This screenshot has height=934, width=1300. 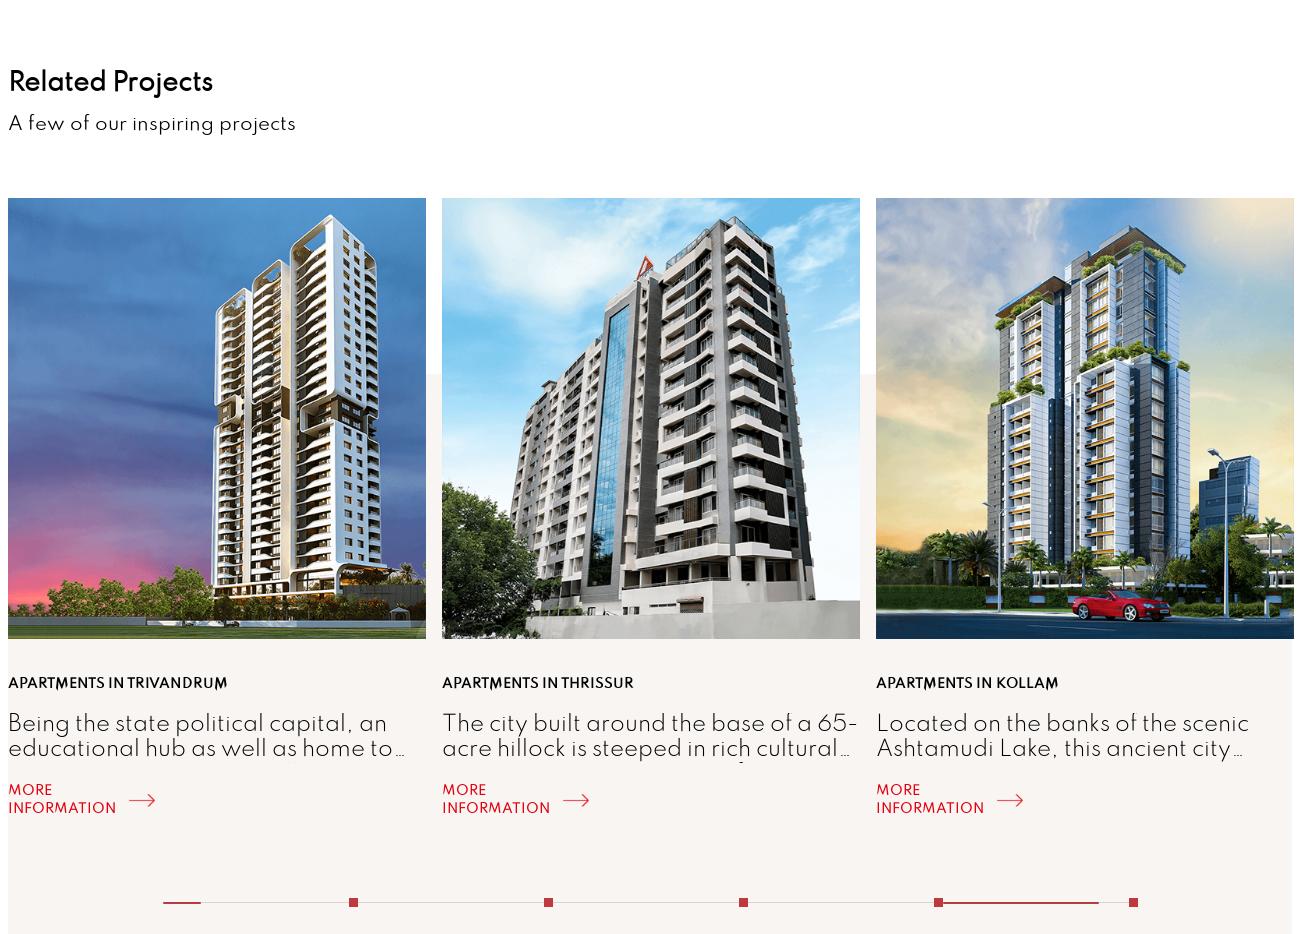 What do you see at coordinates (541, 888) in the screenshot?
I see `'2'` at bounding box center [541, 888].